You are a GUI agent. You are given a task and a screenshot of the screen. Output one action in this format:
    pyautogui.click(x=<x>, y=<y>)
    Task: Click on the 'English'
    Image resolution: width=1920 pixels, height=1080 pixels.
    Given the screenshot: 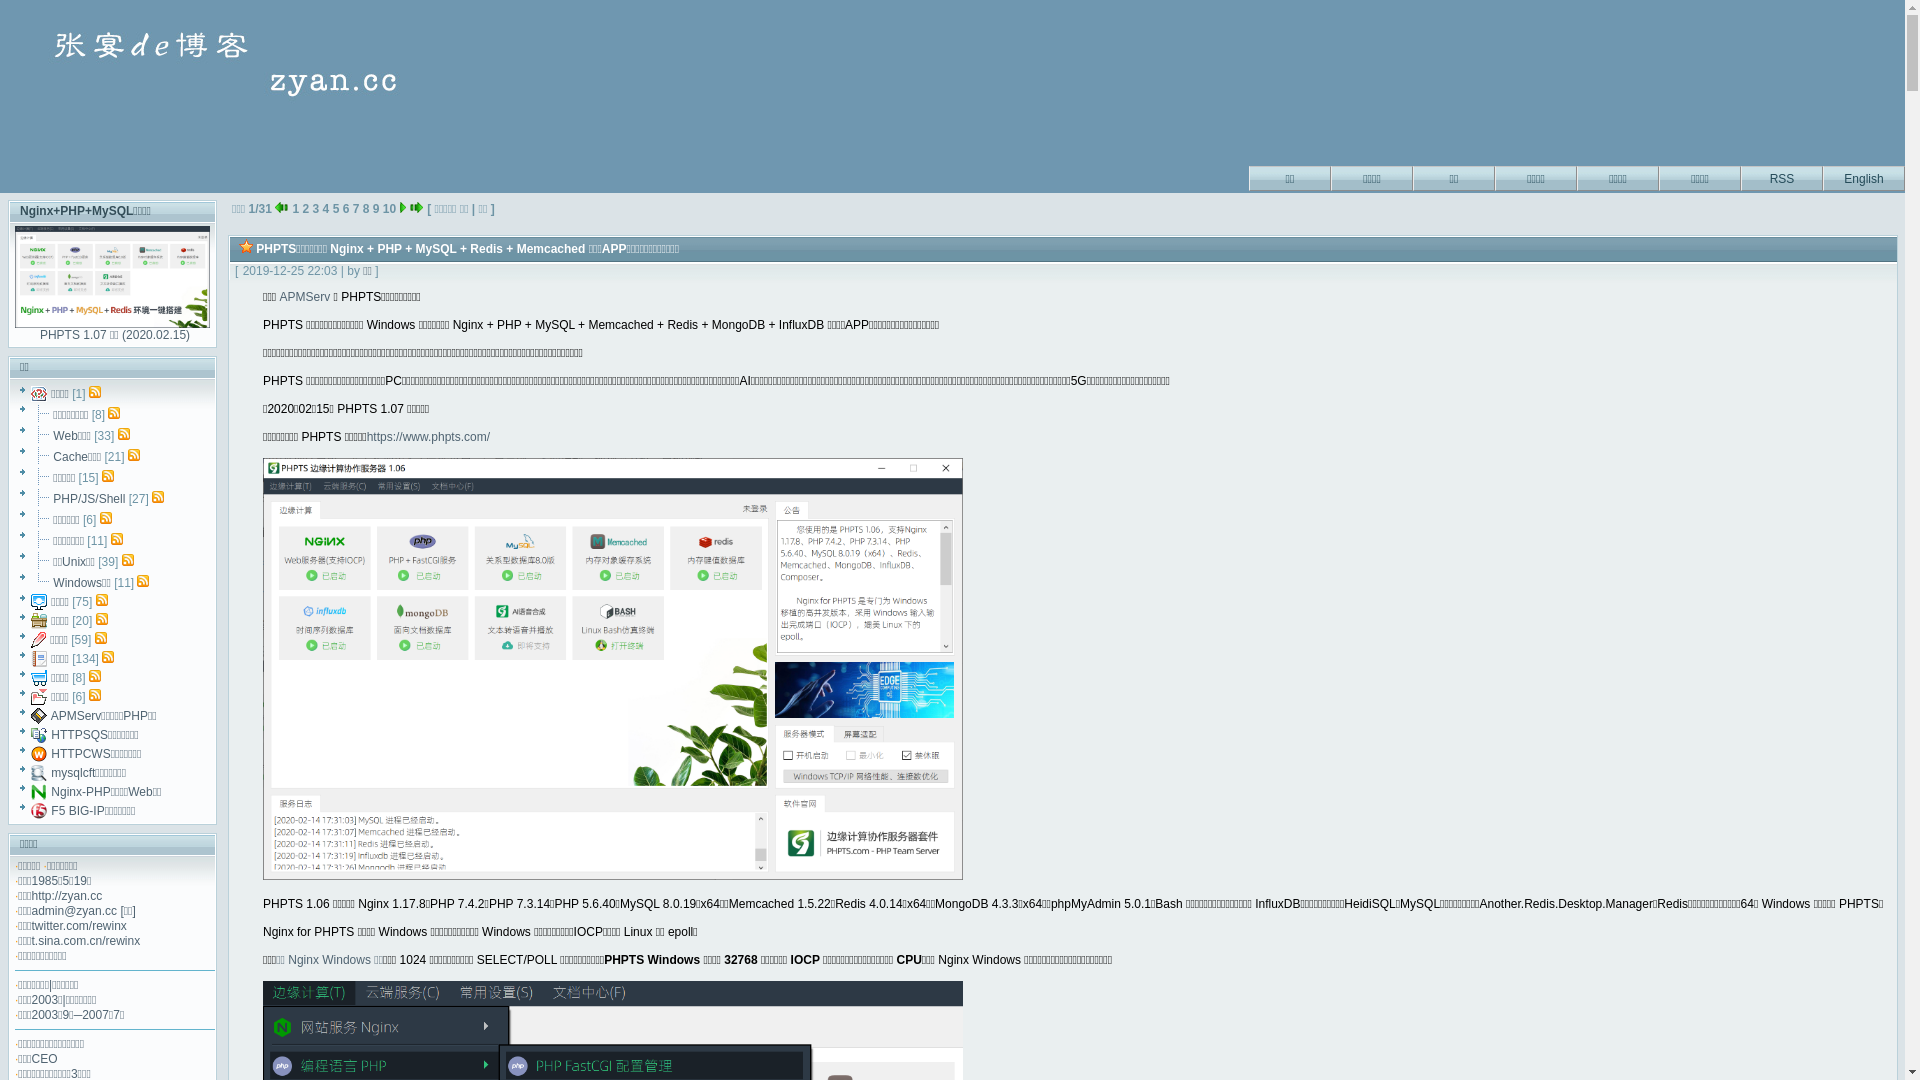 What is the action you would take?
    pyautogui.click(x=1862, y=175)
    